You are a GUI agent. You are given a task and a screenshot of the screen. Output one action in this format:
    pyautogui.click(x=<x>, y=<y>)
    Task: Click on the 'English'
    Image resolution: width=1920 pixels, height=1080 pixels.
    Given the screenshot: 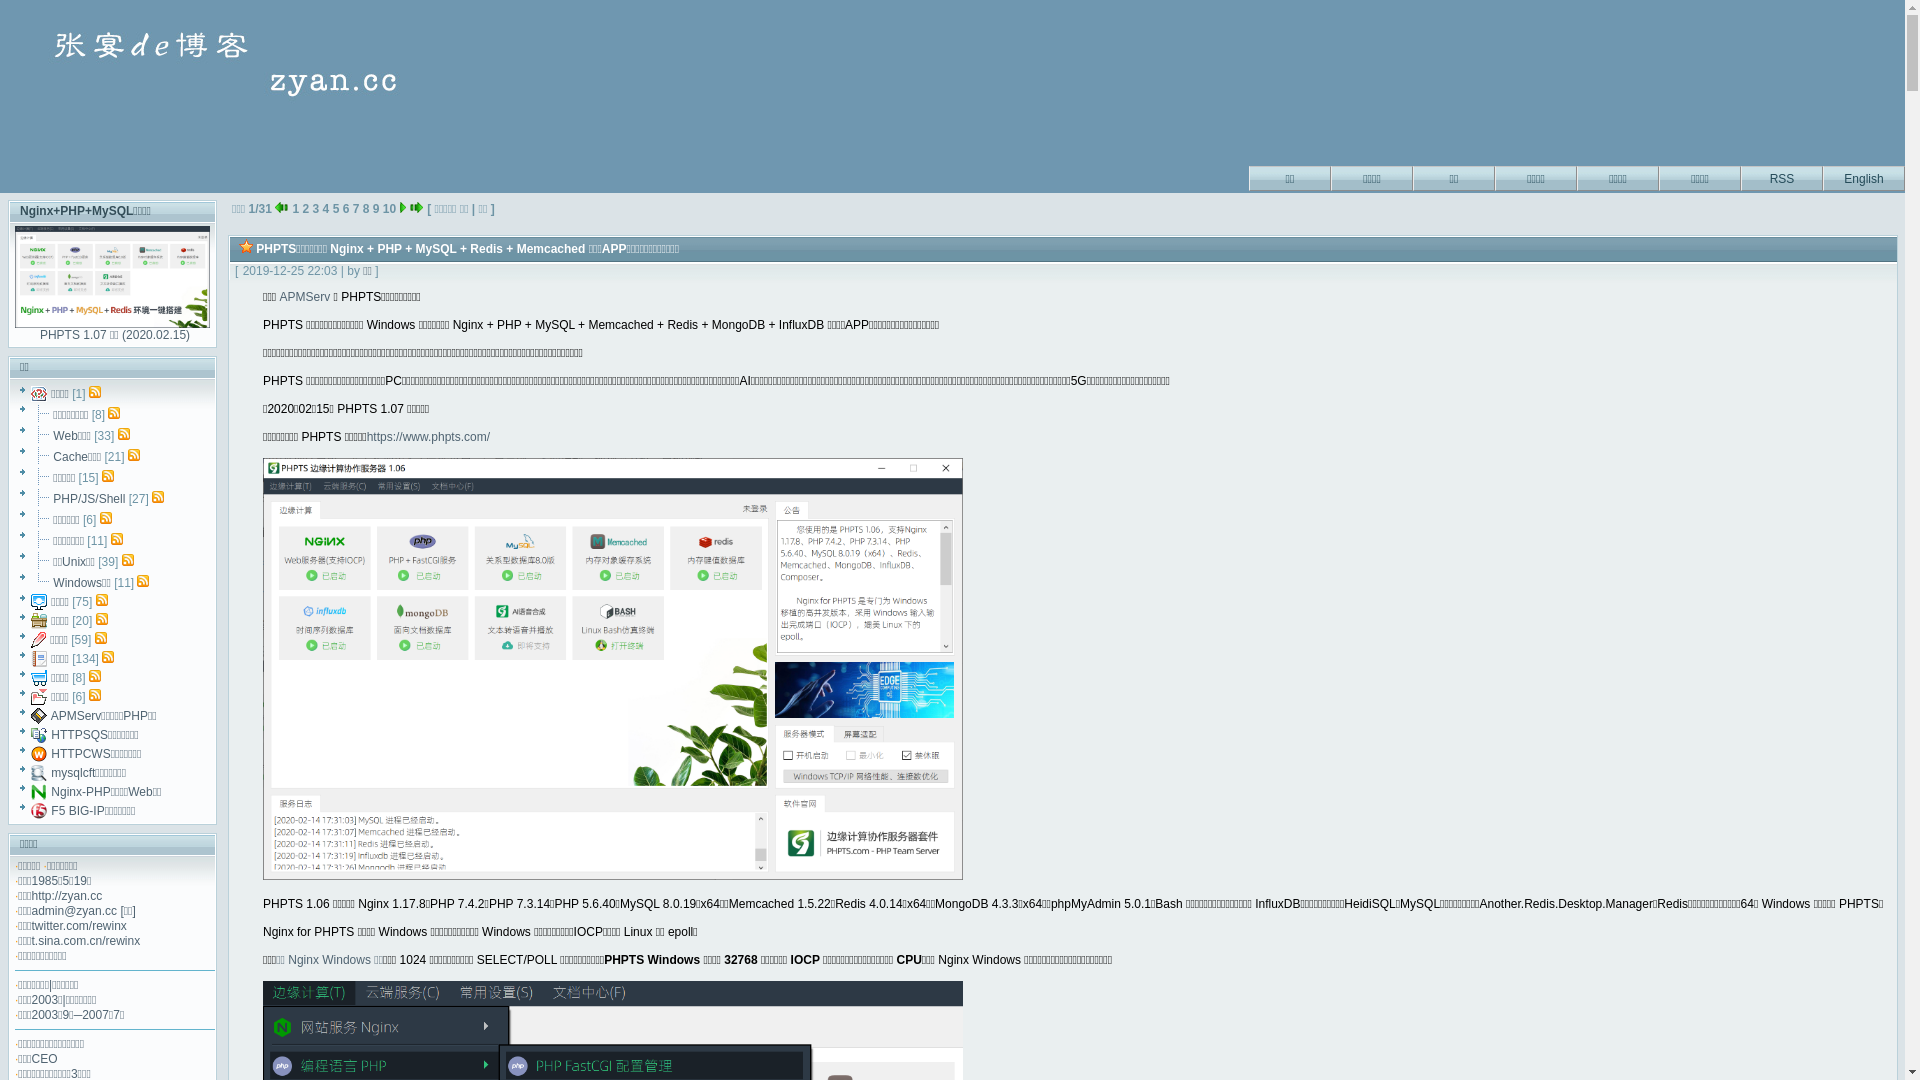 What is the action you would take?
    pyautogui.click(x=1862, y=175)
    